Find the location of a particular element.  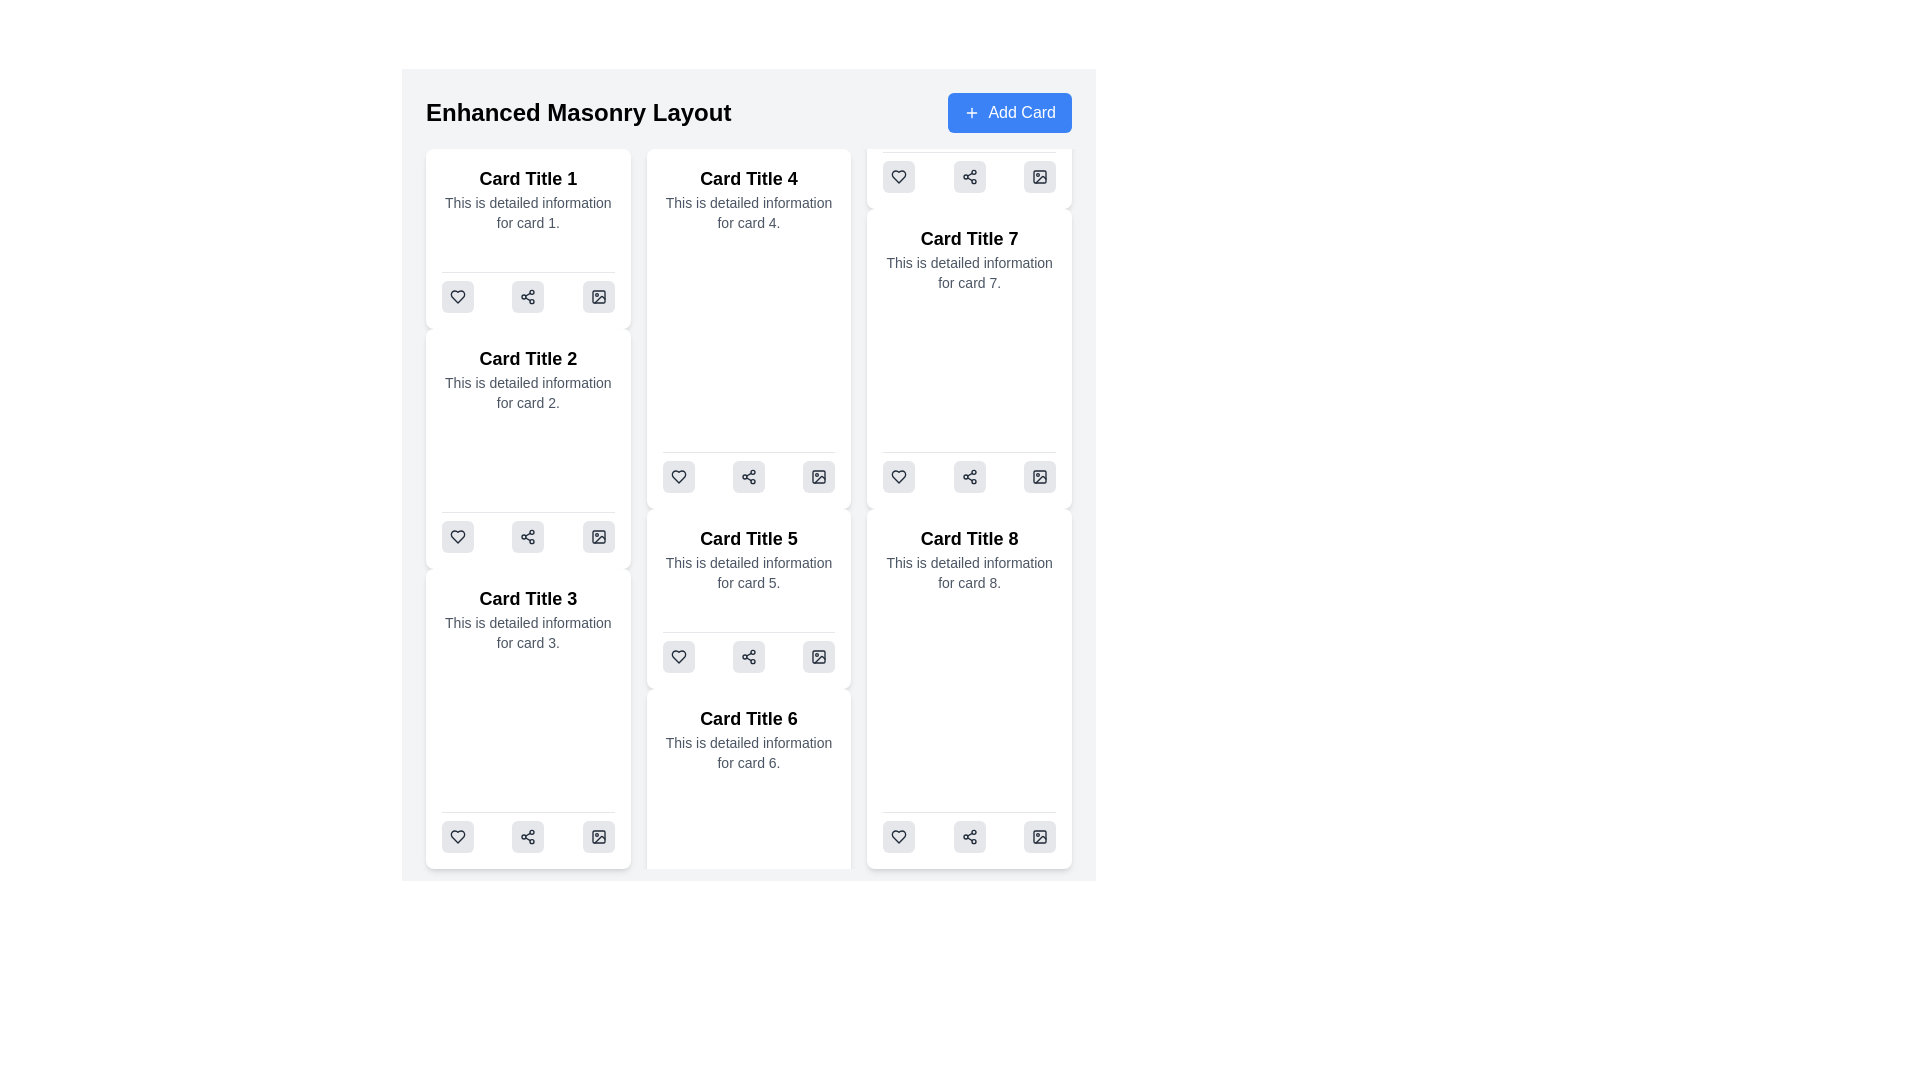

the heart-shaped icon located inside the action bar beneath 'Card Title 7' in the 'Enhanced Masonry Layout'. It is the first icon in this row of actions, positioned to the left of the share icon is located at coordinates (898, 176).